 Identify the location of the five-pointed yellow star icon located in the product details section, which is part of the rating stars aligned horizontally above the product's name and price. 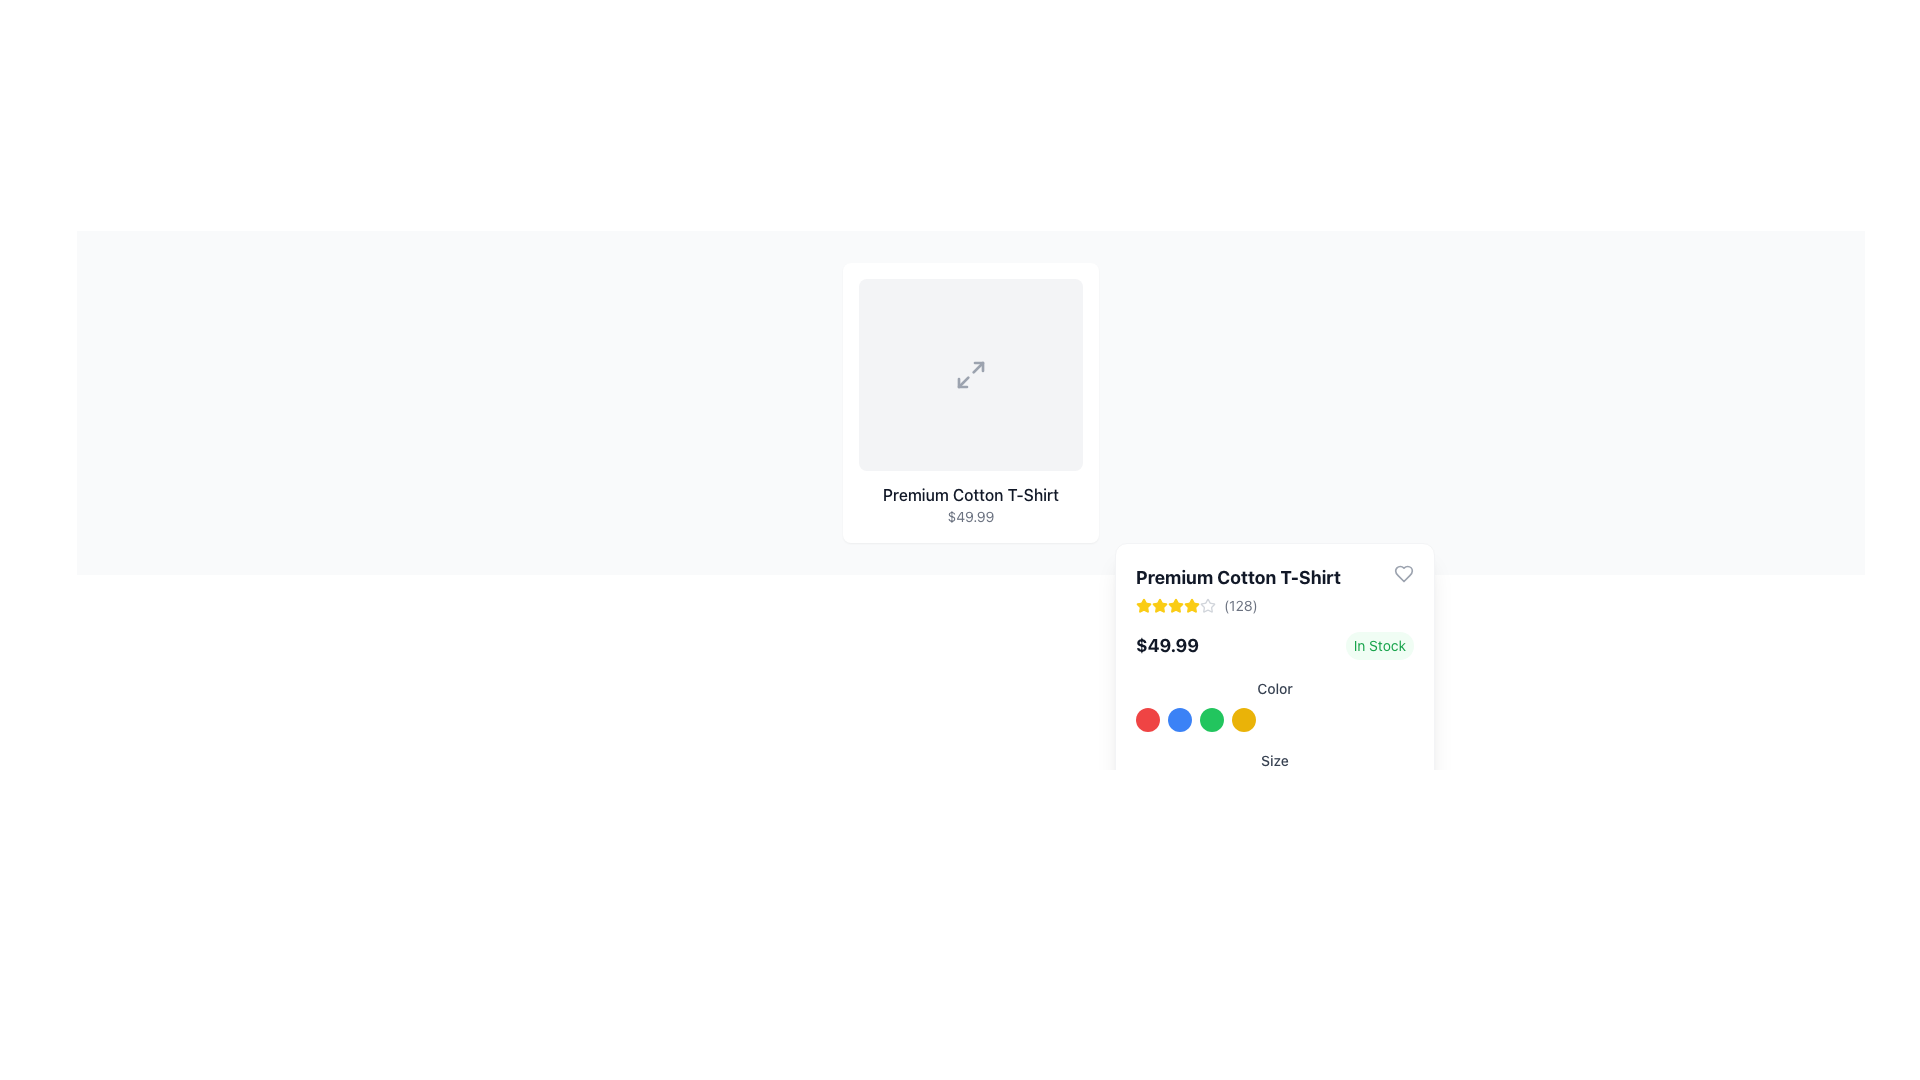
(1176, 604).